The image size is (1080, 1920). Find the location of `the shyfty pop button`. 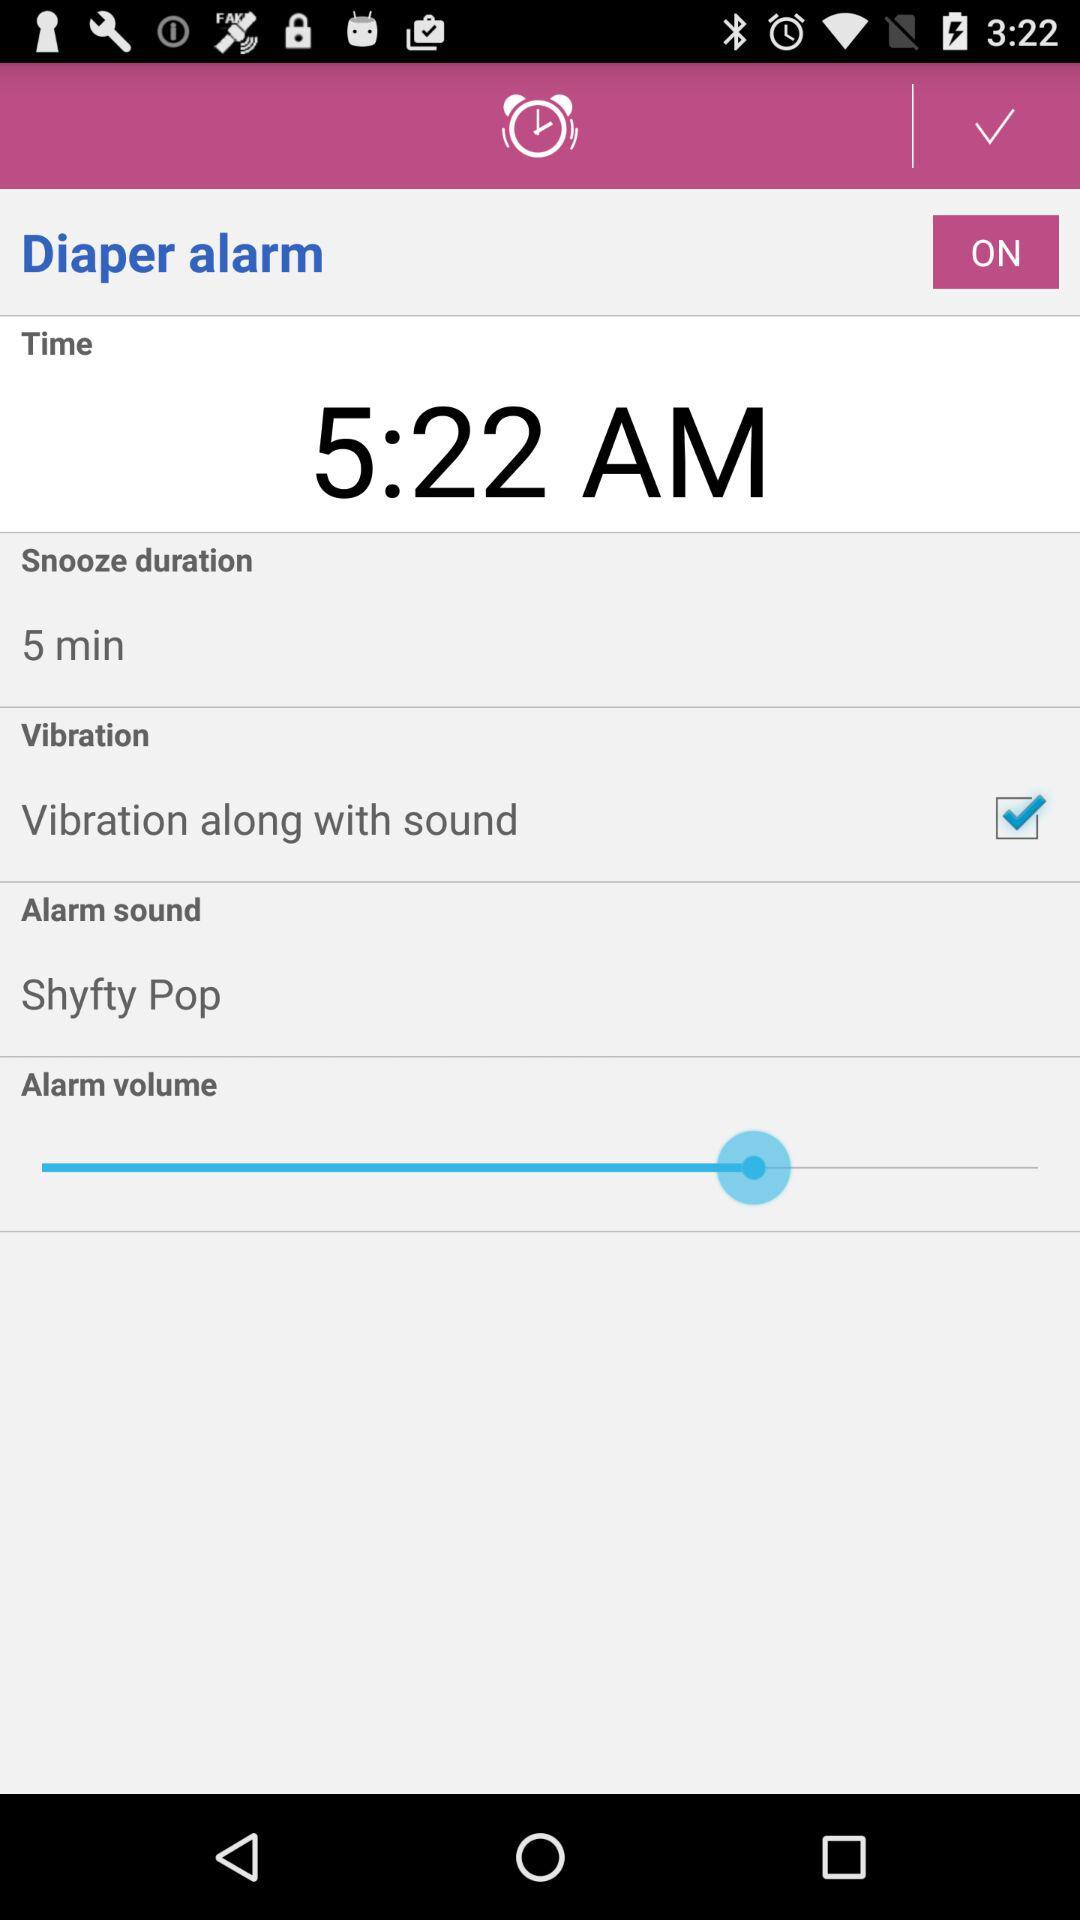

the shyfty pop button is located at coordinates (550, 993).